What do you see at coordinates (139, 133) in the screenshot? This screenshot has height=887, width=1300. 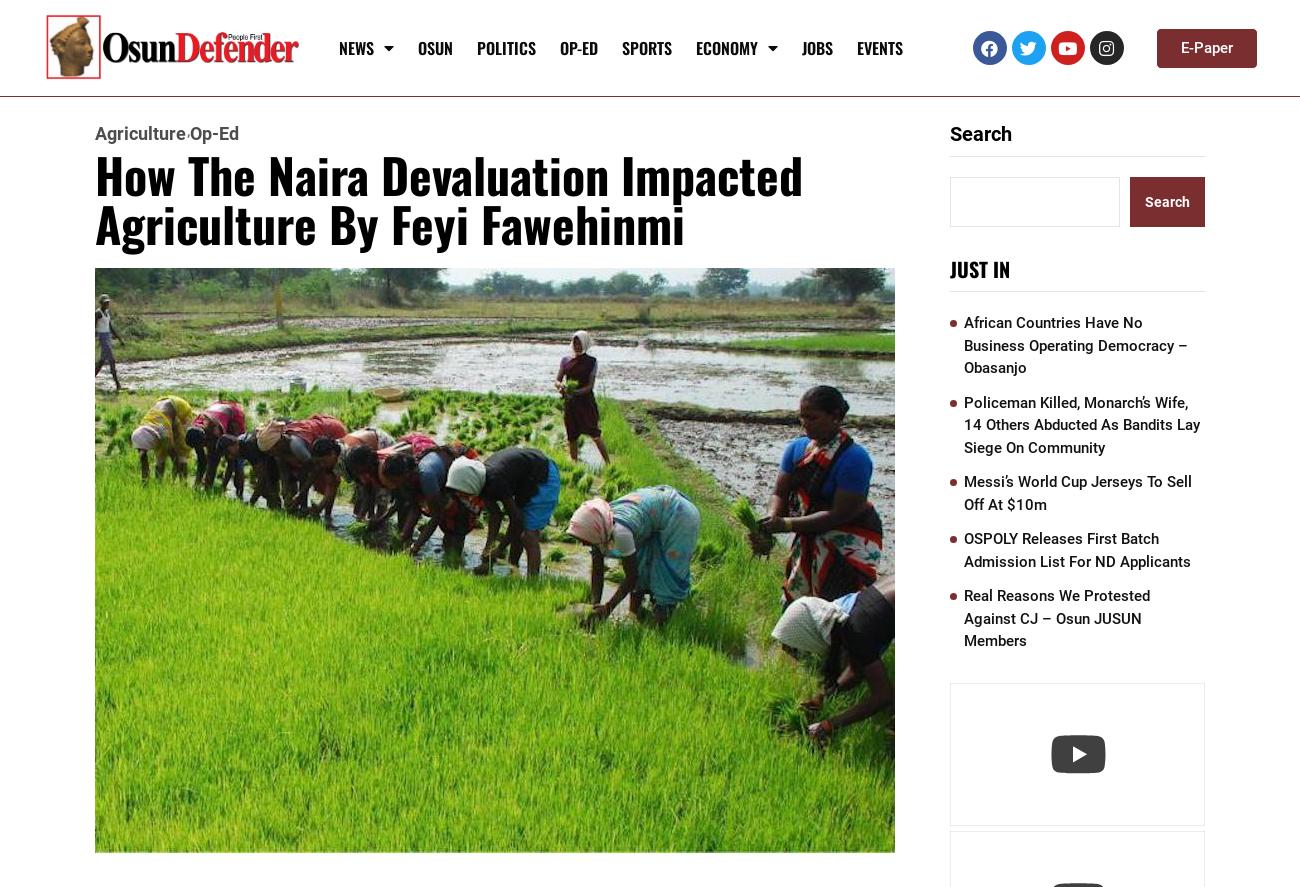 I see `'Agriculture'` at bounding box center [139, 133].